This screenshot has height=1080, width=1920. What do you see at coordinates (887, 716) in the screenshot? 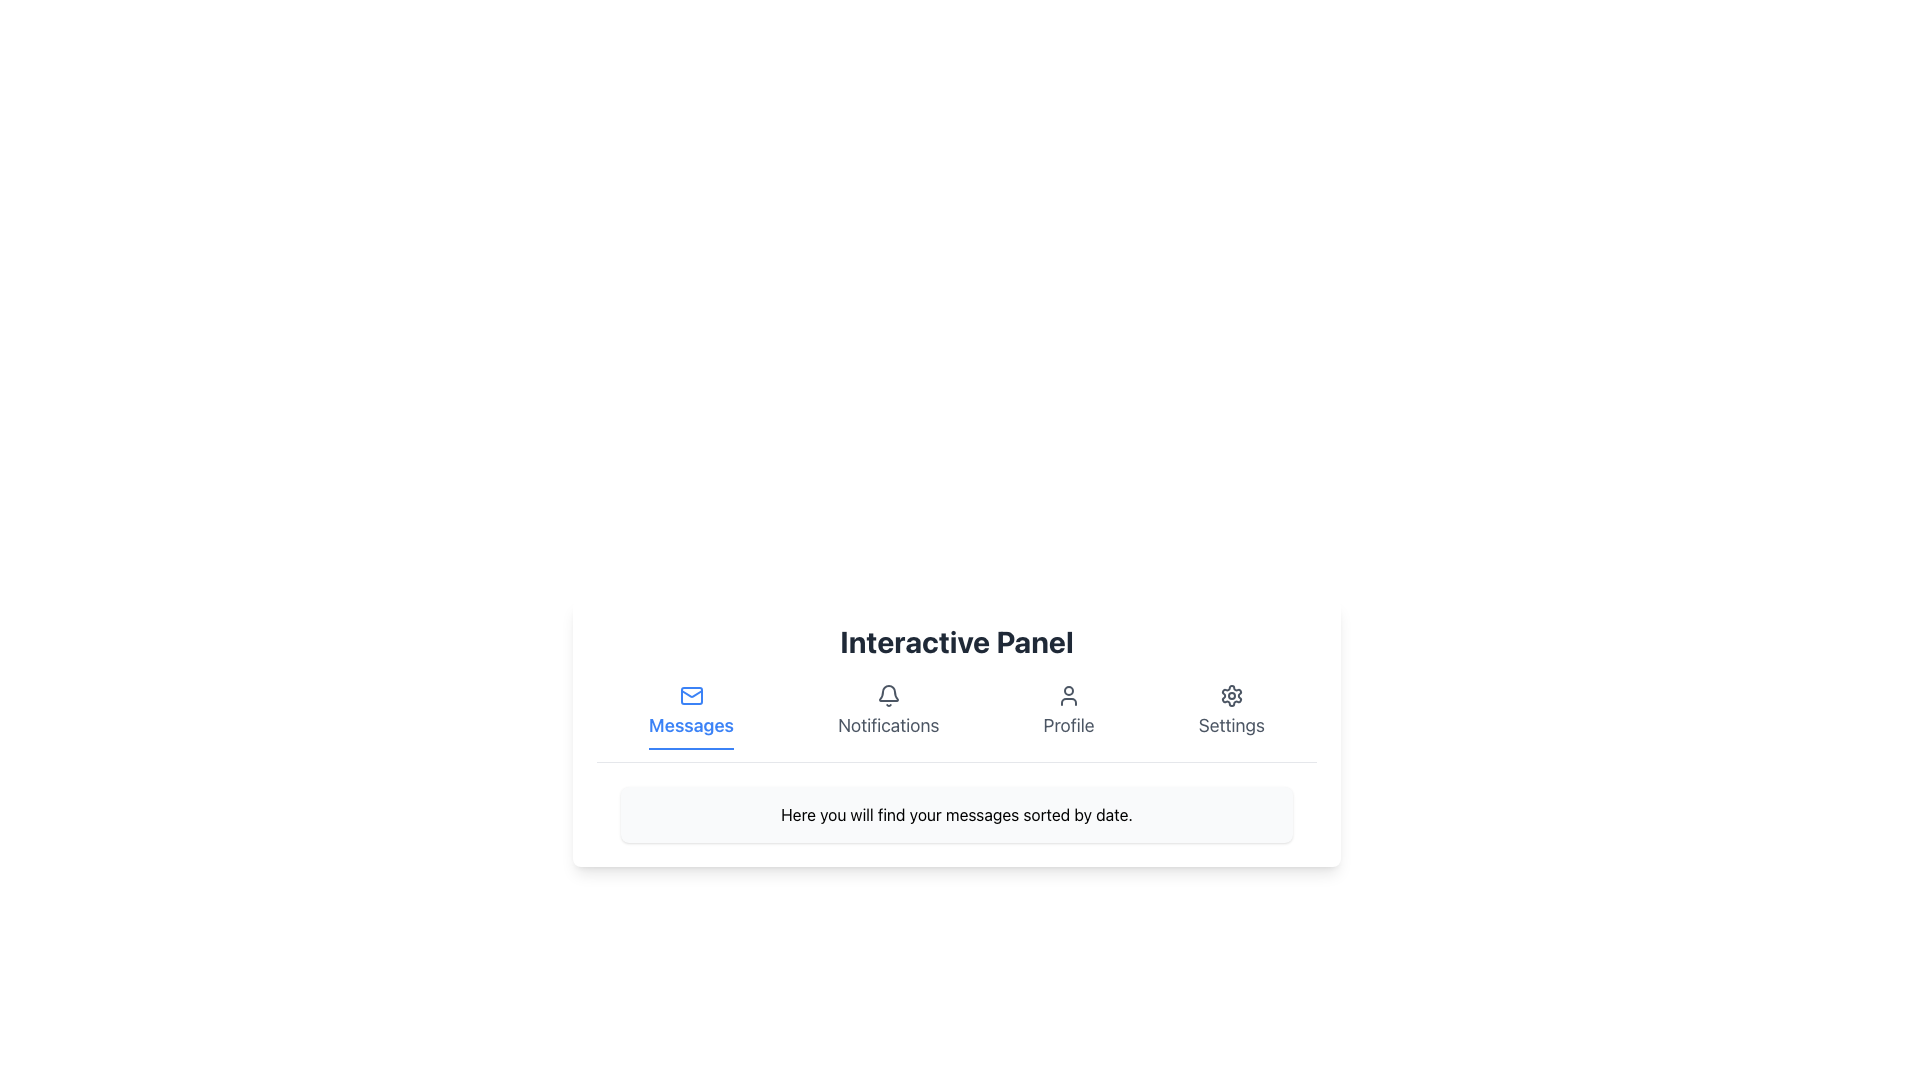
I see `the notifications button located between the 'Messages' and 'Profile' buttons on the horizontal menu bar below the 'Interactive Panel' header` at bounding box center [887, 716].